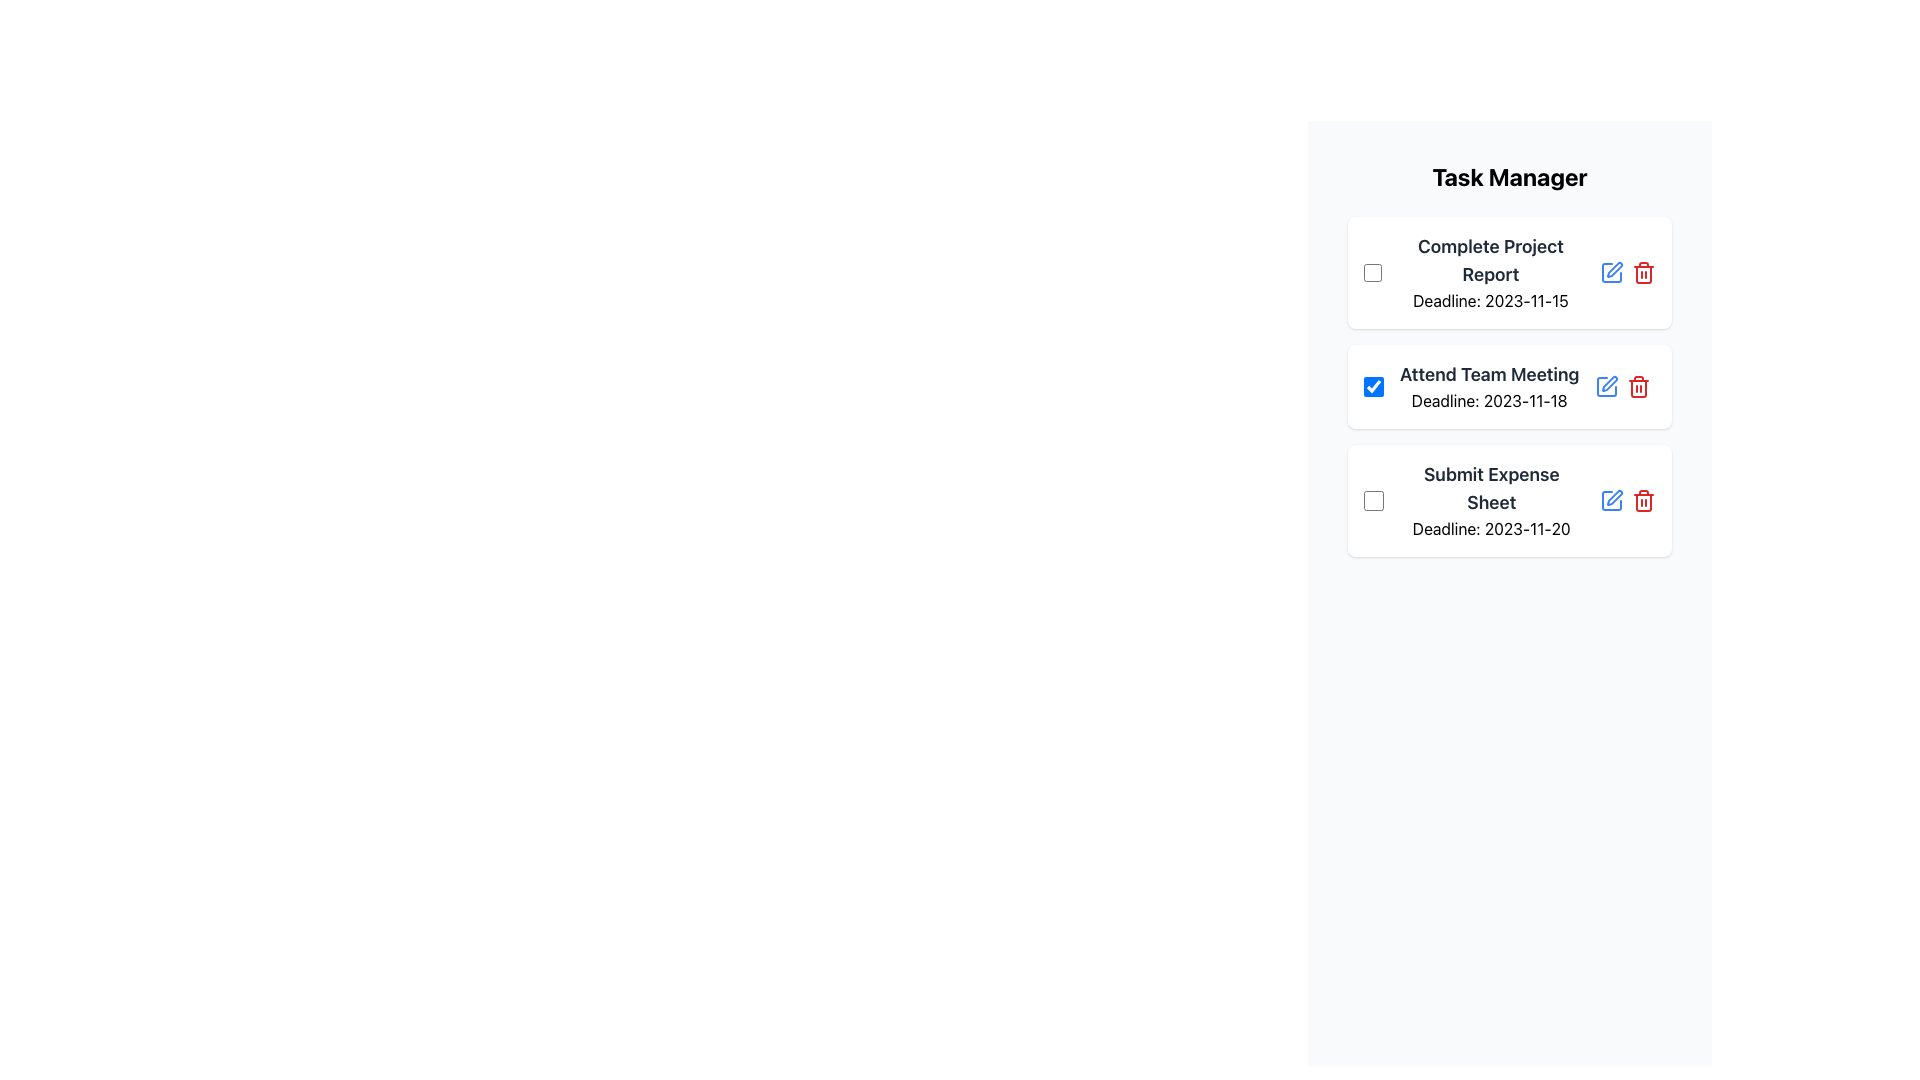 The height and width of the screenshot is (1080, 1920). I want to click on the red trash can icon located at the right end of the task labeled 'Complete Project Report', so click(1627, 273).